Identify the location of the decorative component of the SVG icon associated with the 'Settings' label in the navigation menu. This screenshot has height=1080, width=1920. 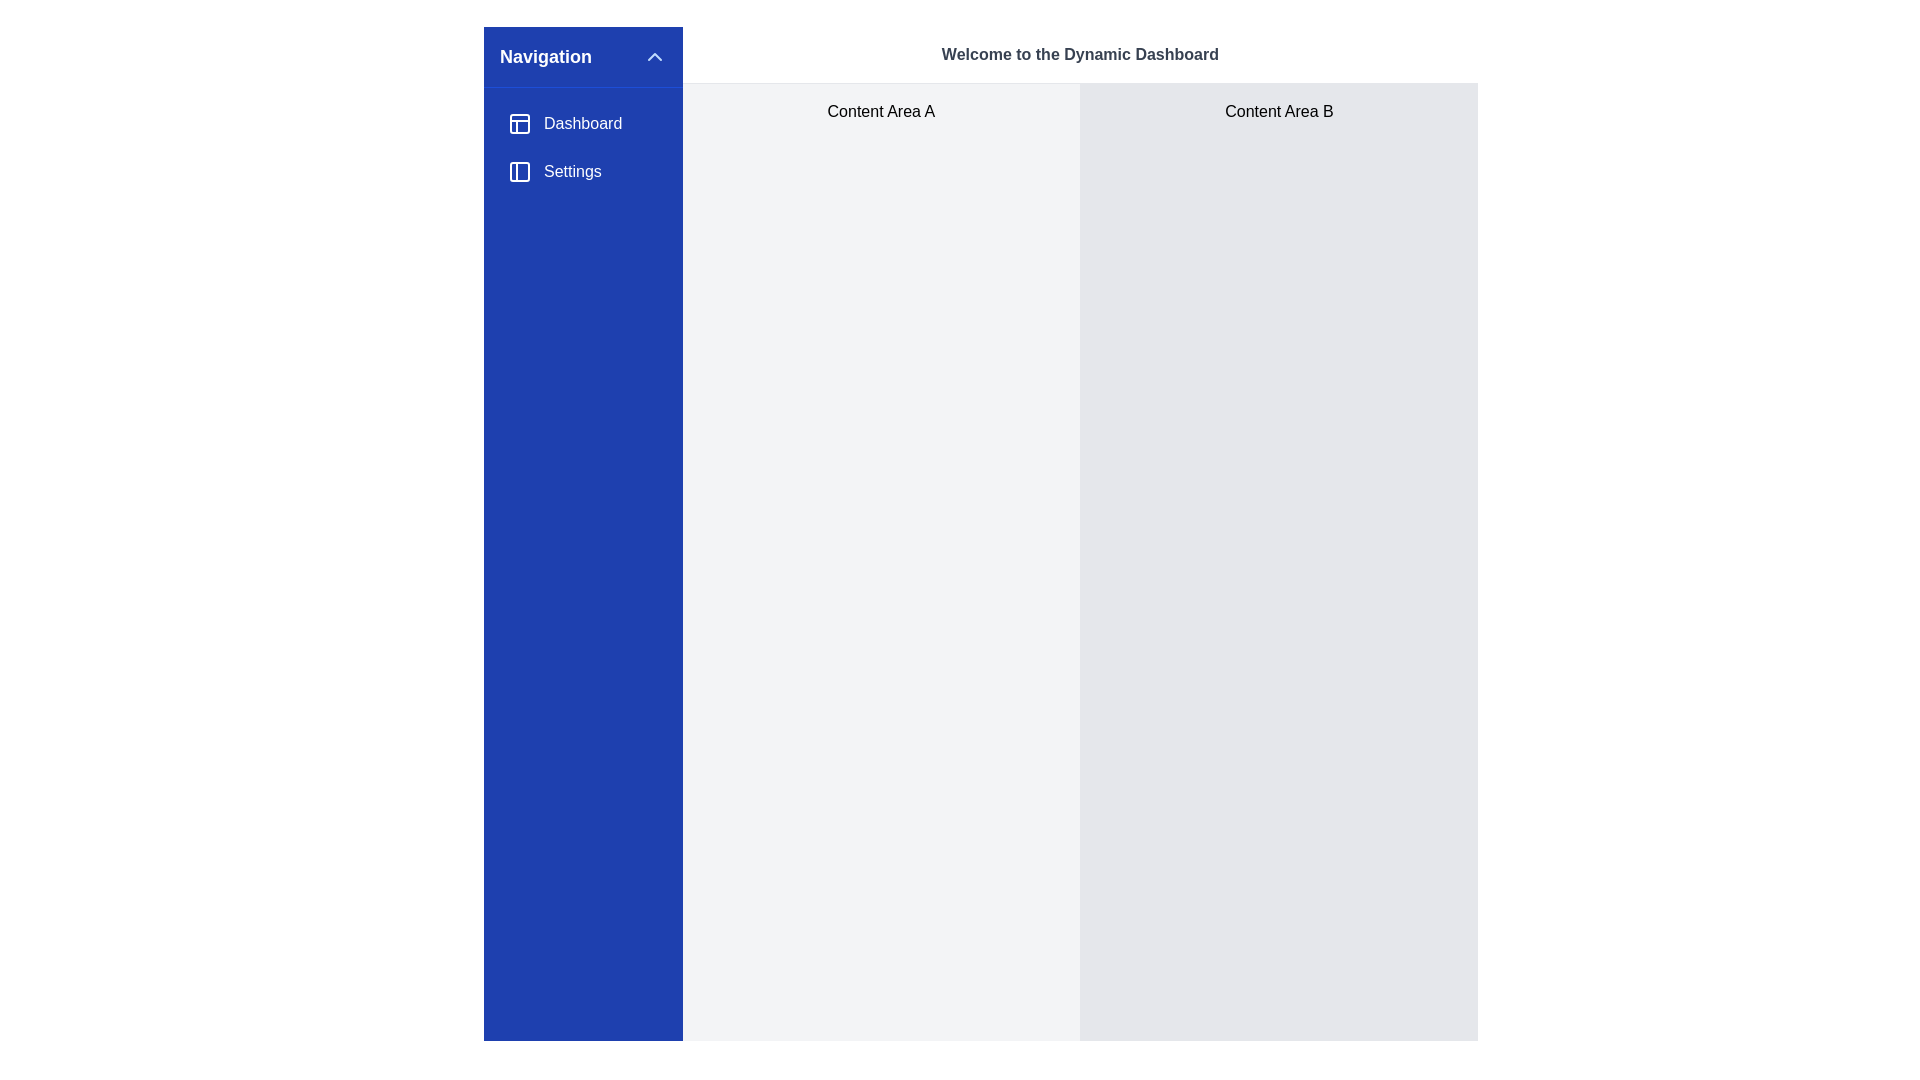
(519, 171).